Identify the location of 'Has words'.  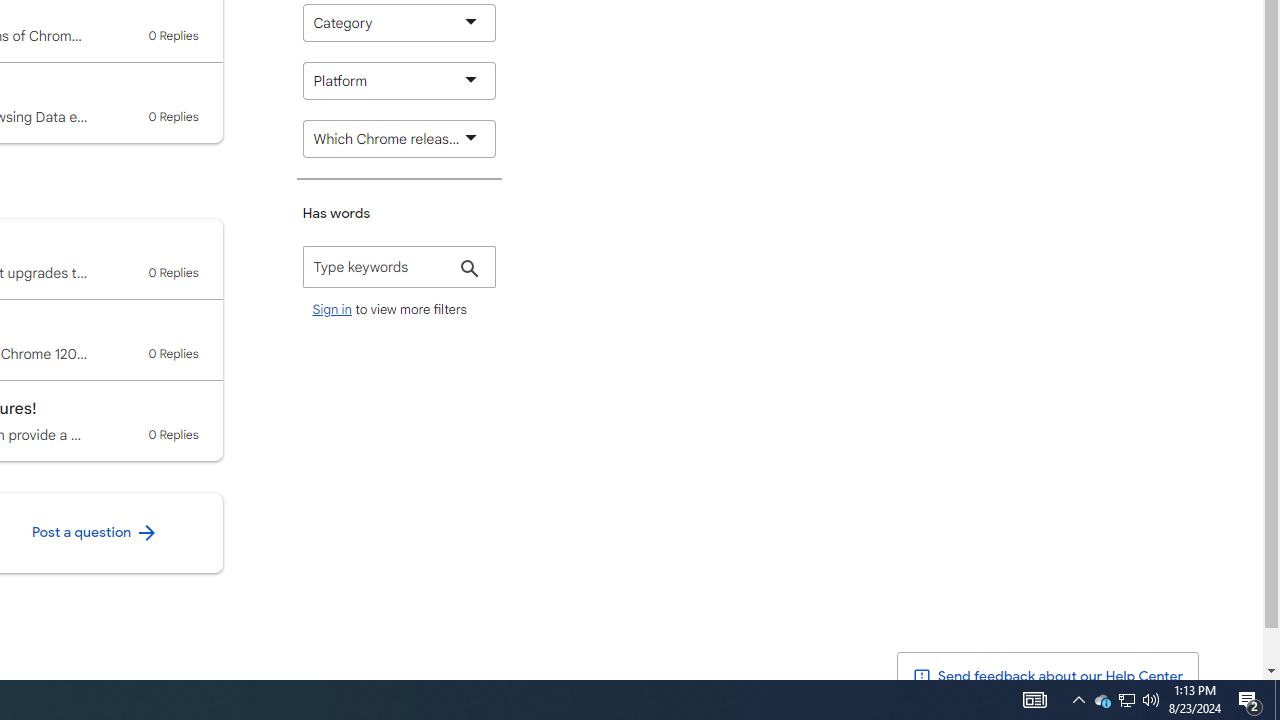
(399, 266).